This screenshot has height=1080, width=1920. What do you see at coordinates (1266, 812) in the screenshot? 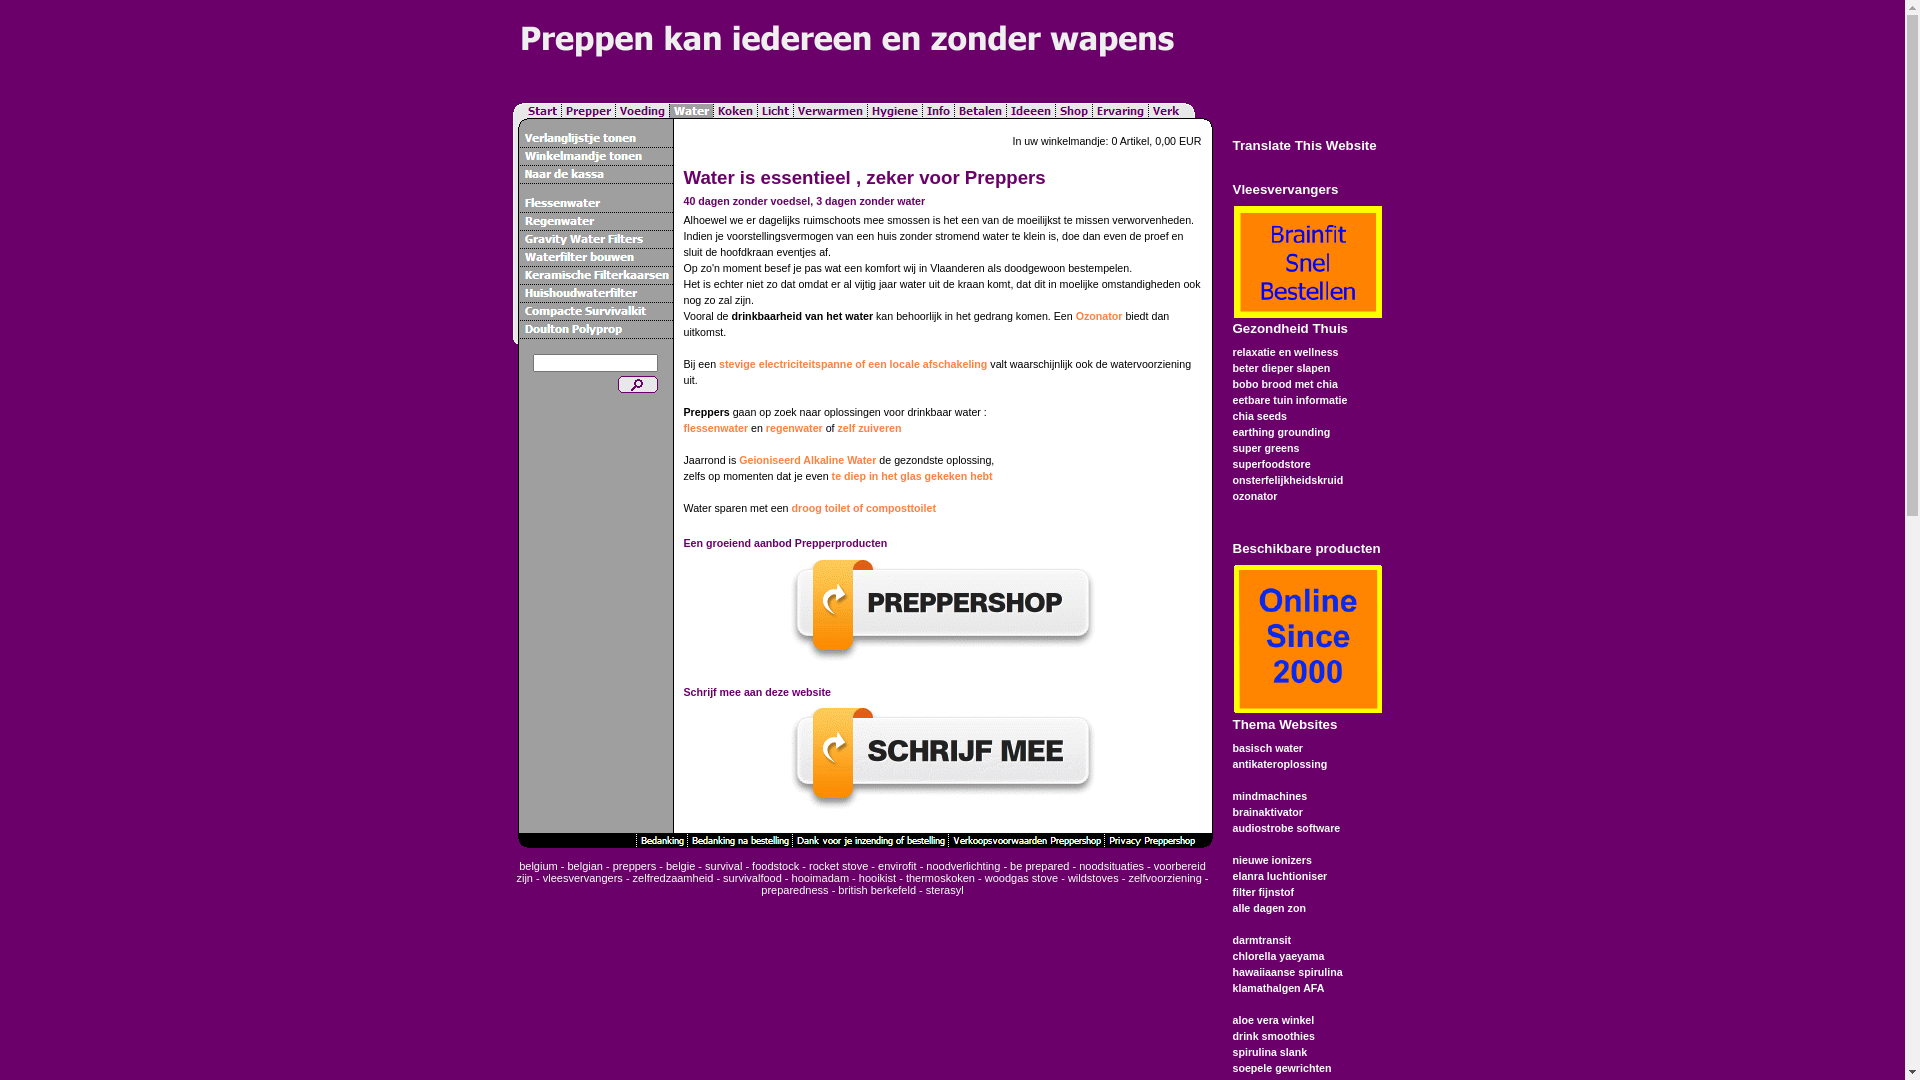
I see `'brainaktivator'` at bounding box center [1266, 812].